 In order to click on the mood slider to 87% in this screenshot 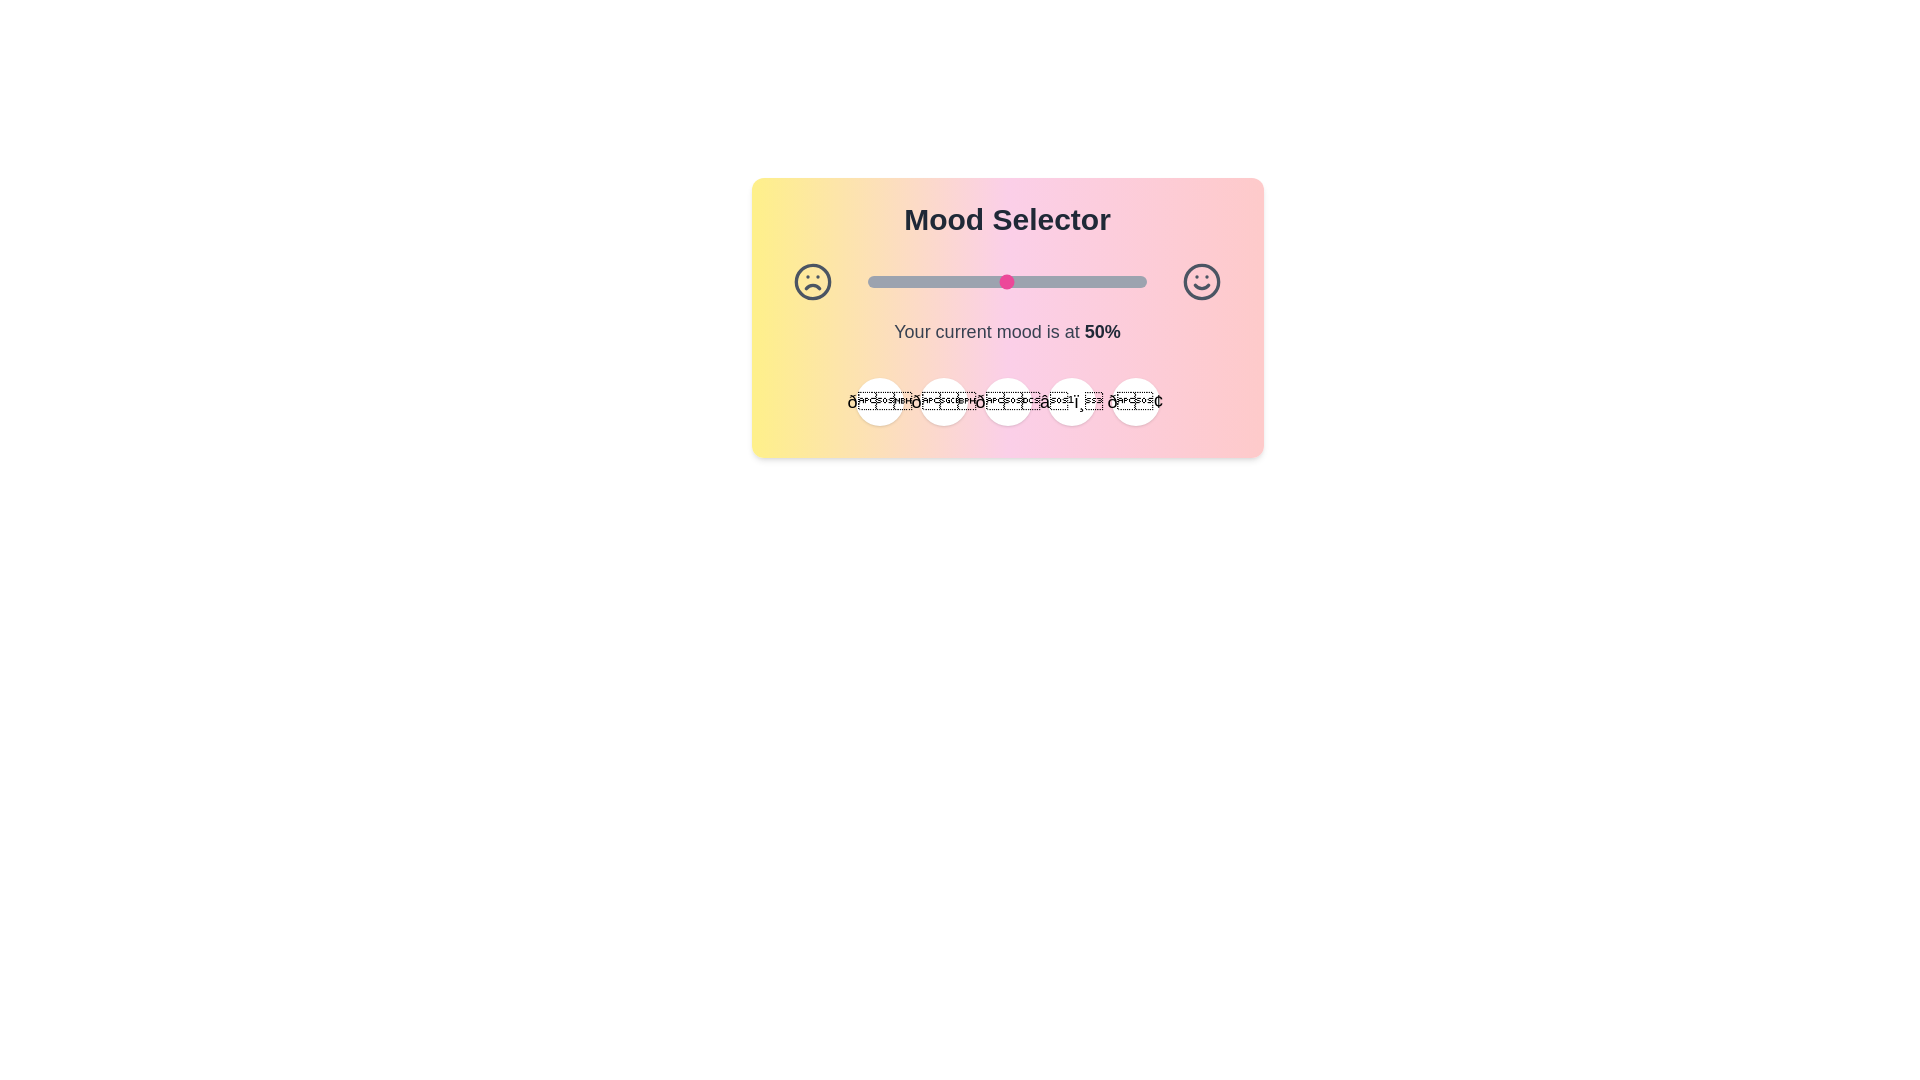, I will do `click(1109, 281)`.